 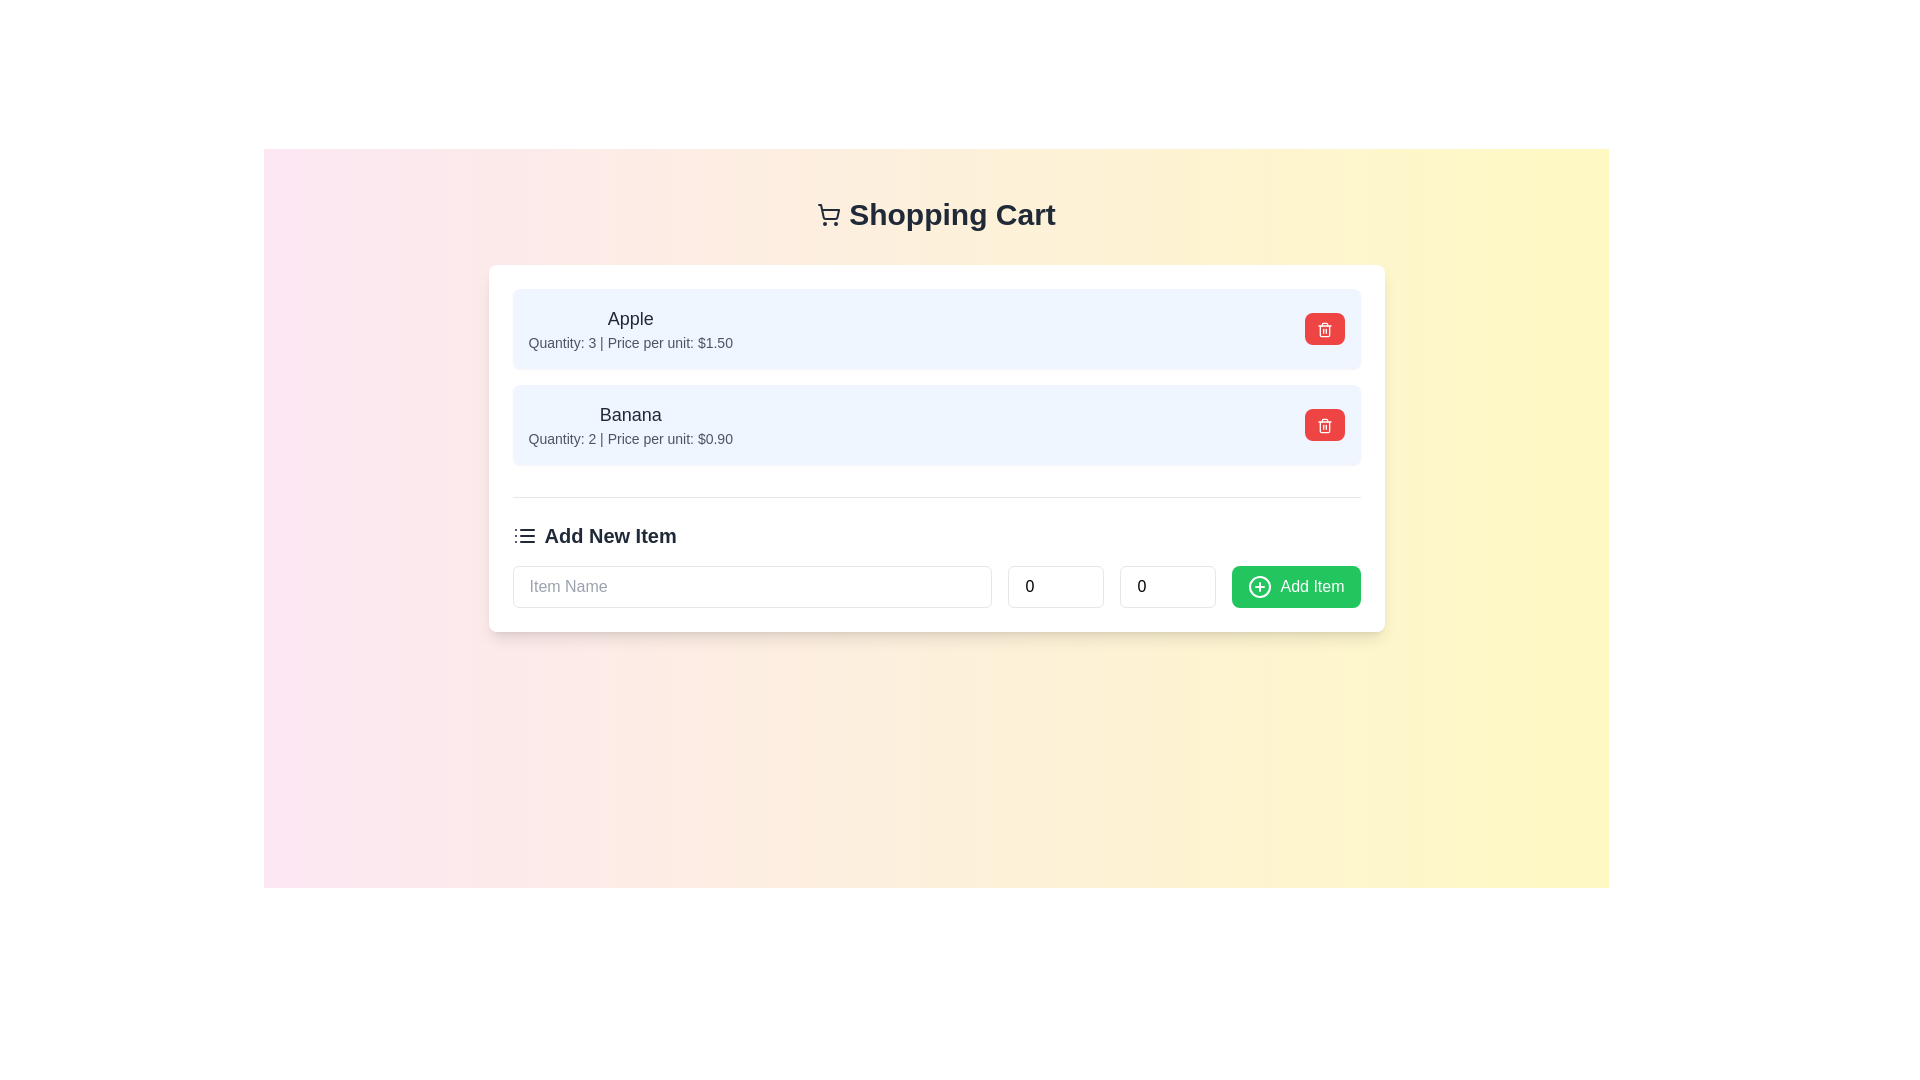 What do you see at coordinates (1055, 585) in the screenshot?
I see `the numeric input field labeled 'Quantity' to focus on it` at bounding box center [1055, 585].